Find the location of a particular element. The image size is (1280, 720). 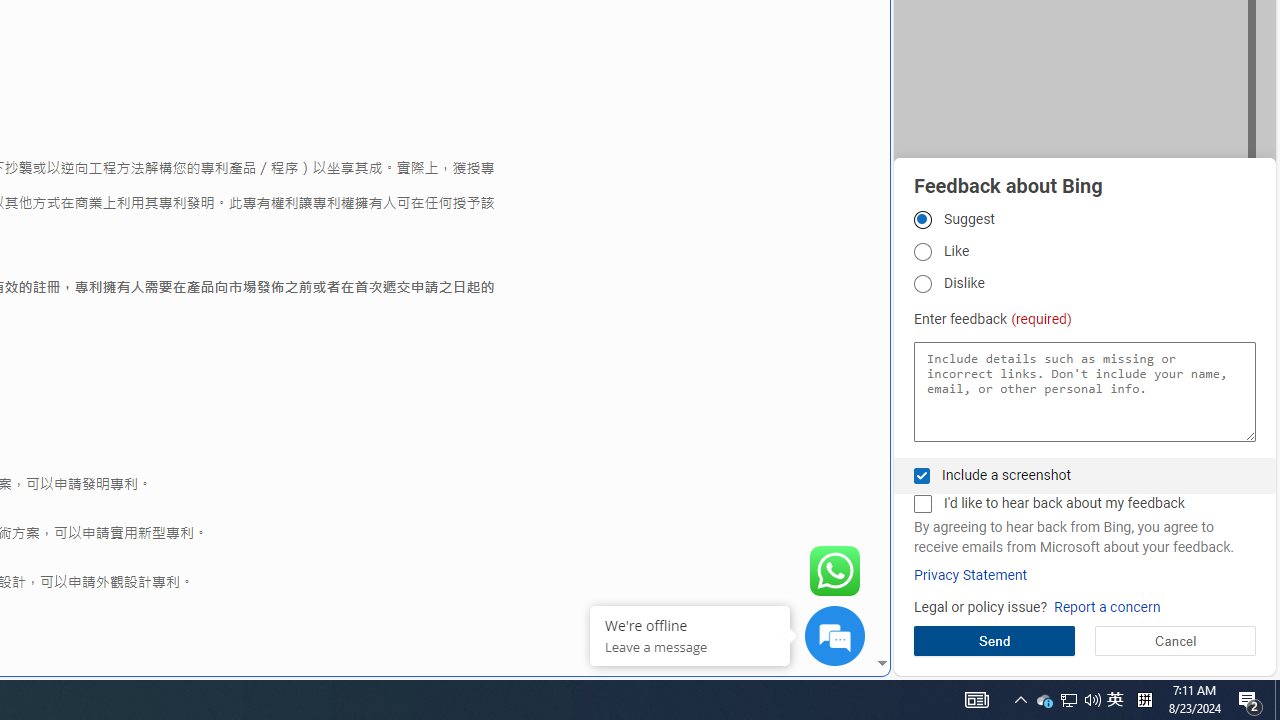

'Dislike' is located at coordinates (921, 284).